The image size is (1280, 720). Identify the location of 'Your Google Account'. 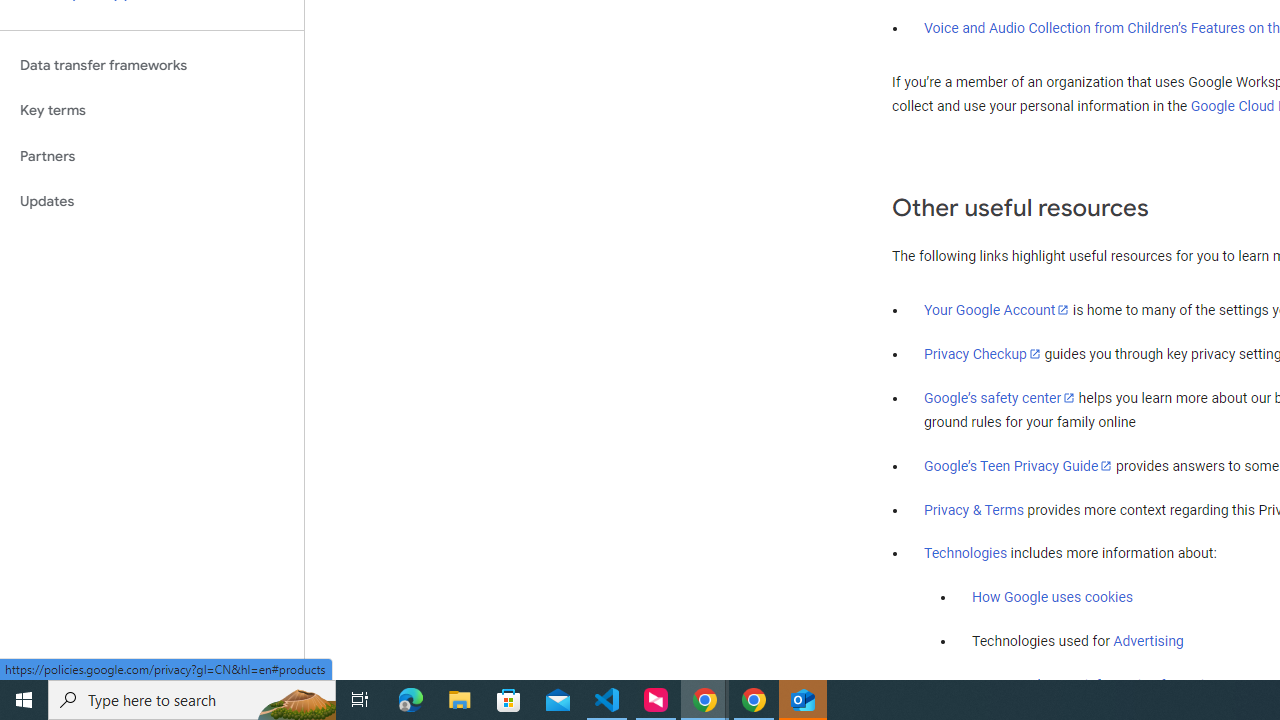
(997, 309).